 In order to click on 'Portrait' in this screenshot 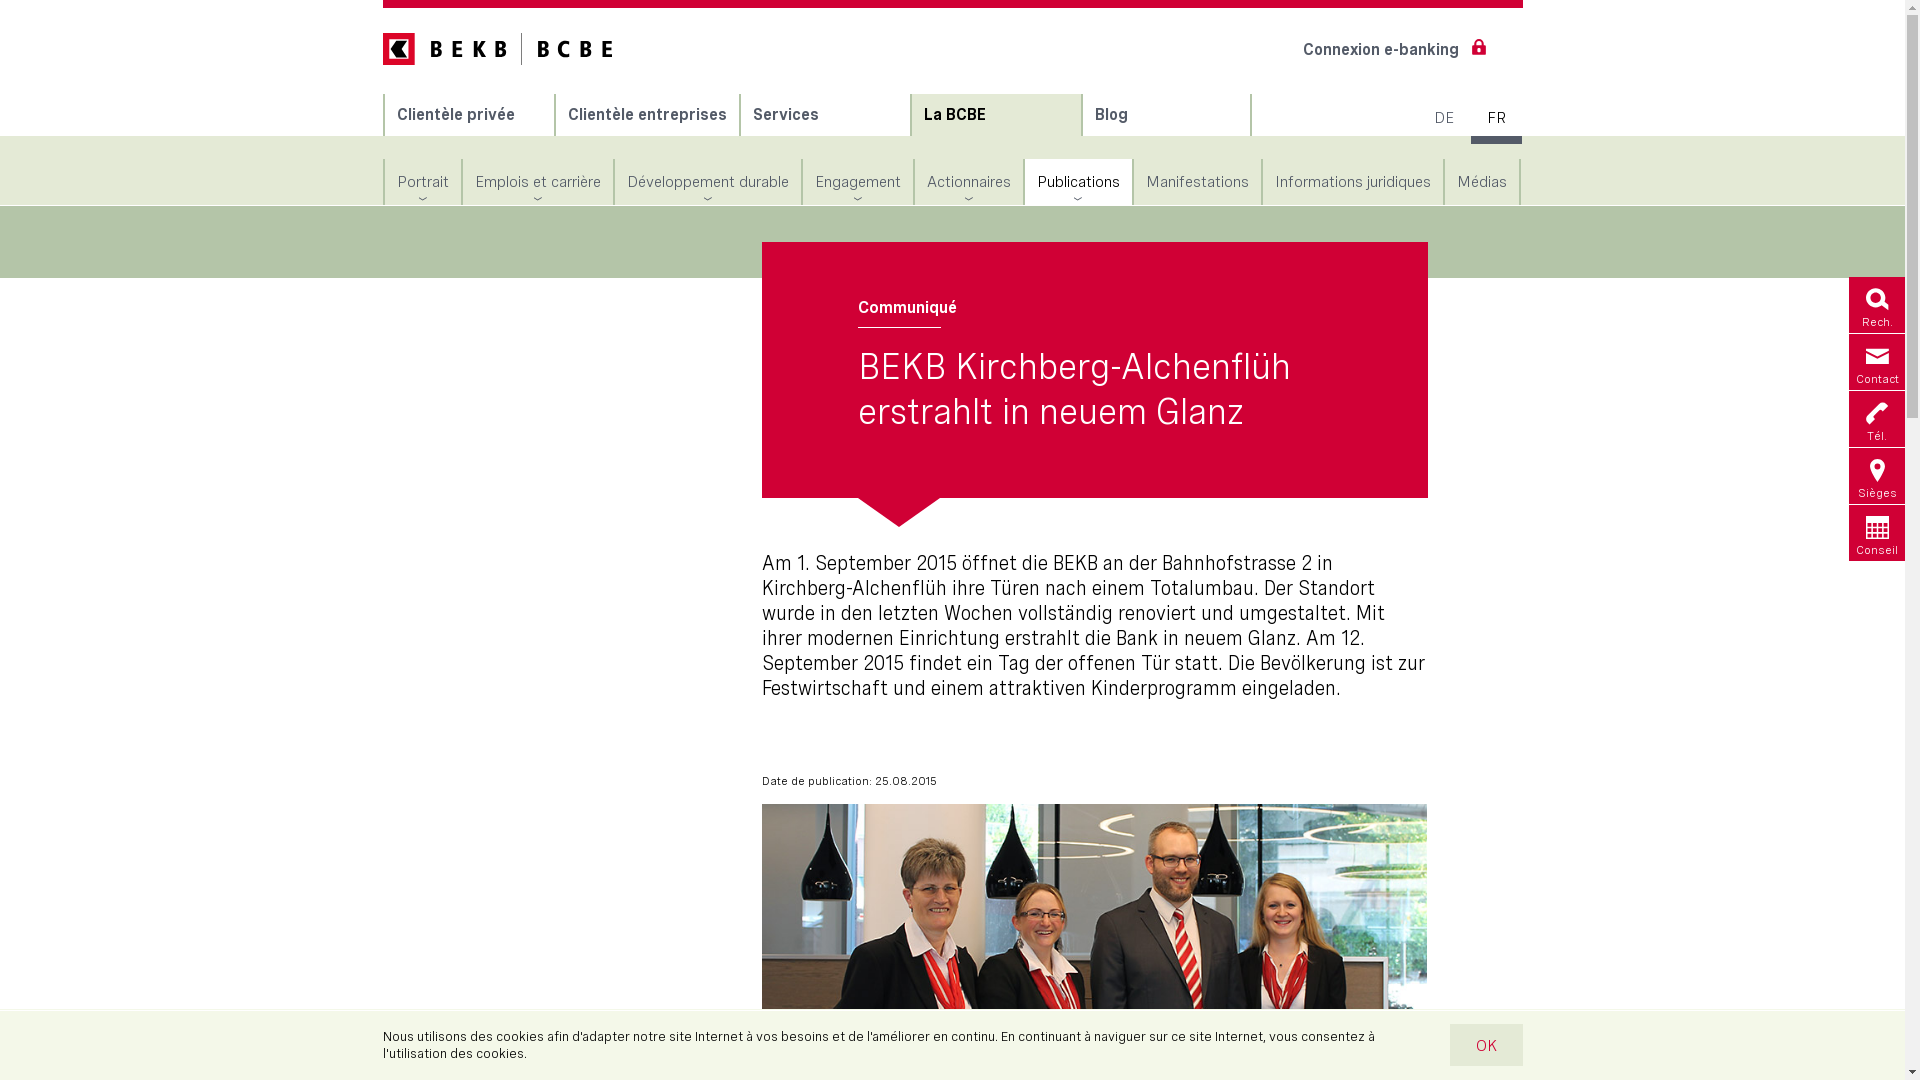, I will do `click(384, 181)`.